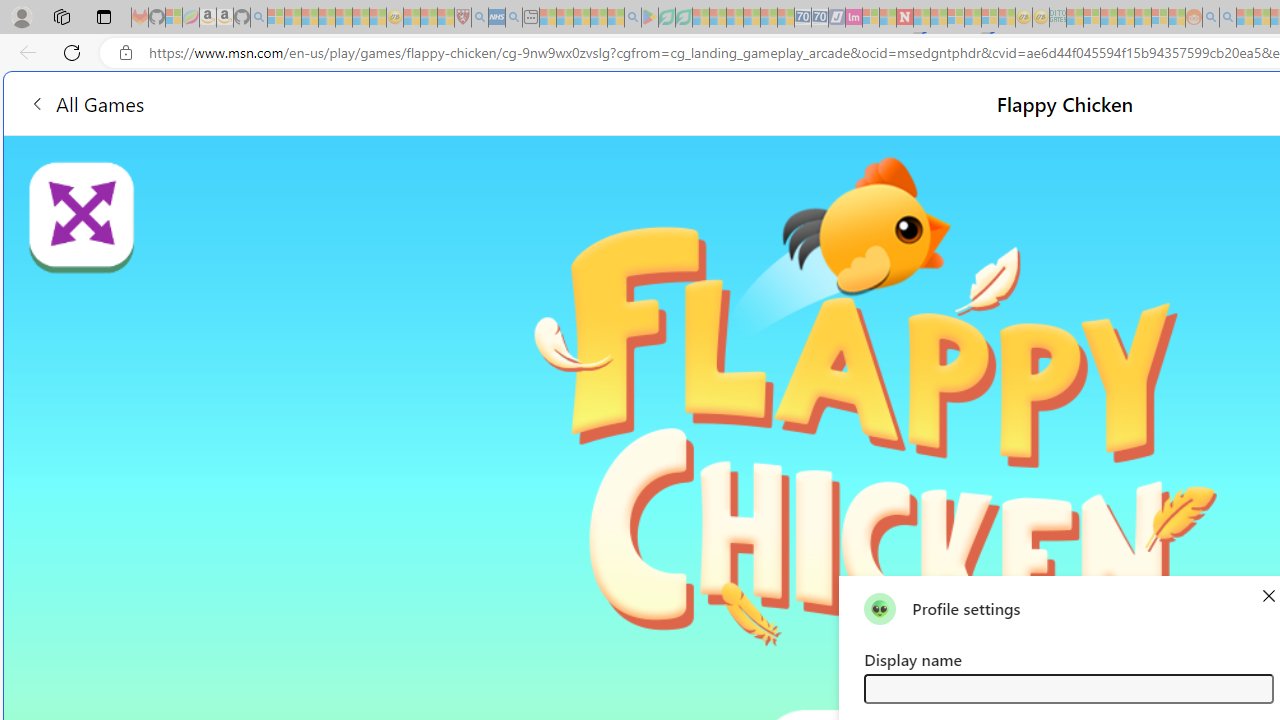  Describe the element at coordinates (1056, 17) in the screenshot. I see `'DITOGAMES AG Imprint - Sleeping'` at that location.